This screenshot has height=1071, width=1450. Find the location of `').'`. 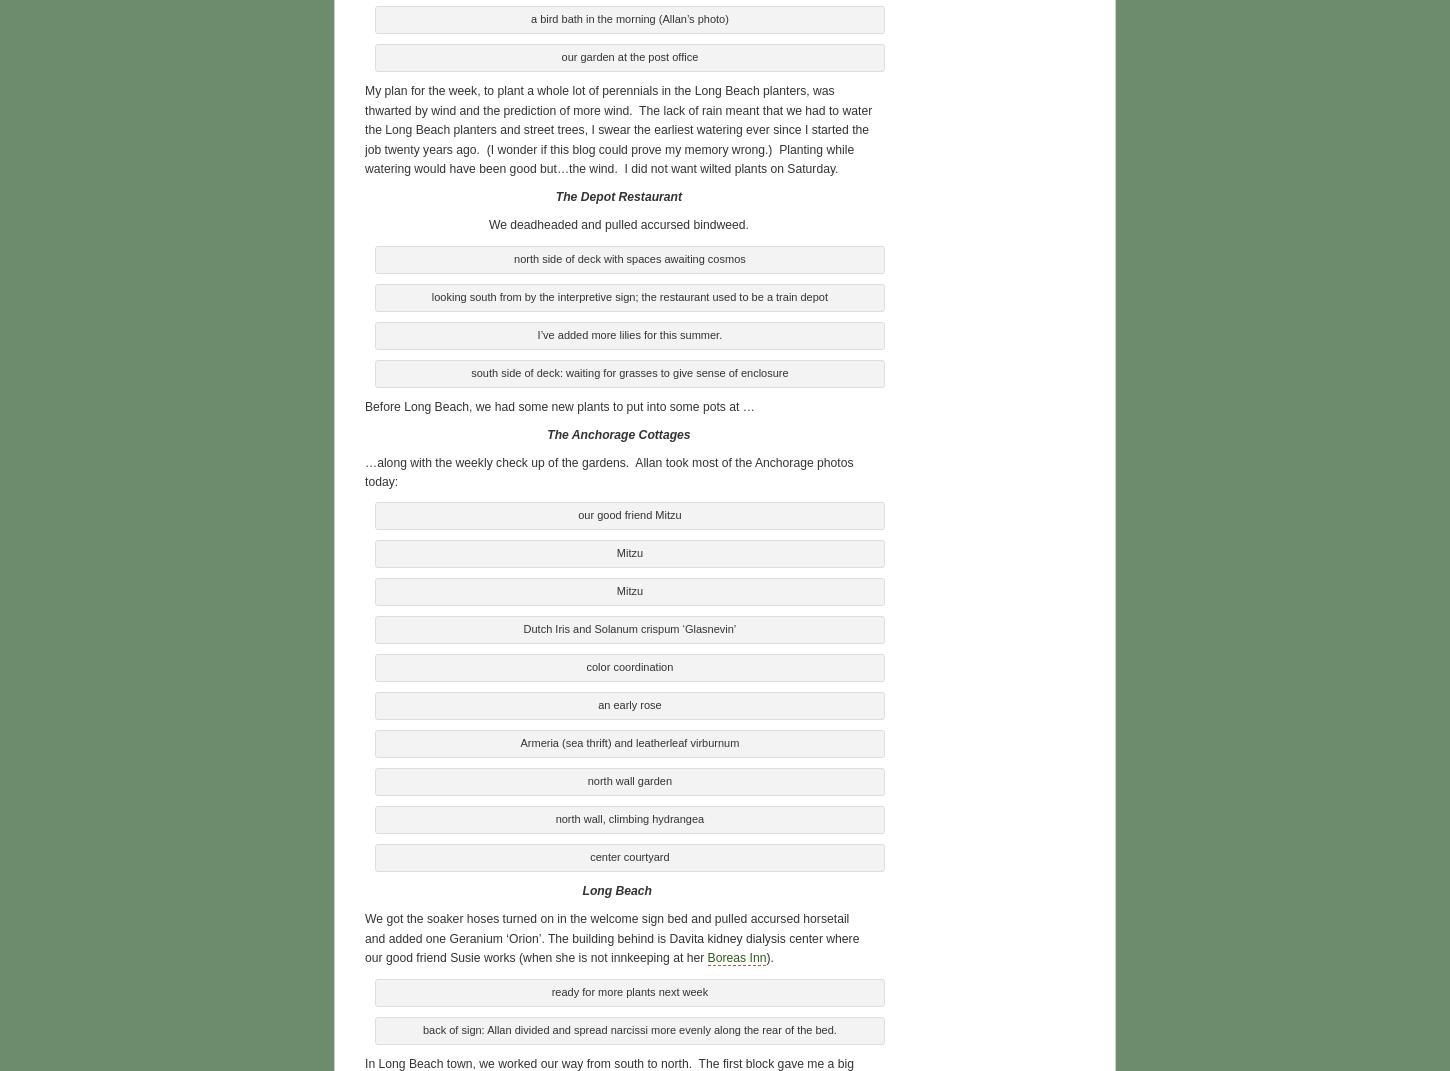

').' is located at coordinates (769, 954).